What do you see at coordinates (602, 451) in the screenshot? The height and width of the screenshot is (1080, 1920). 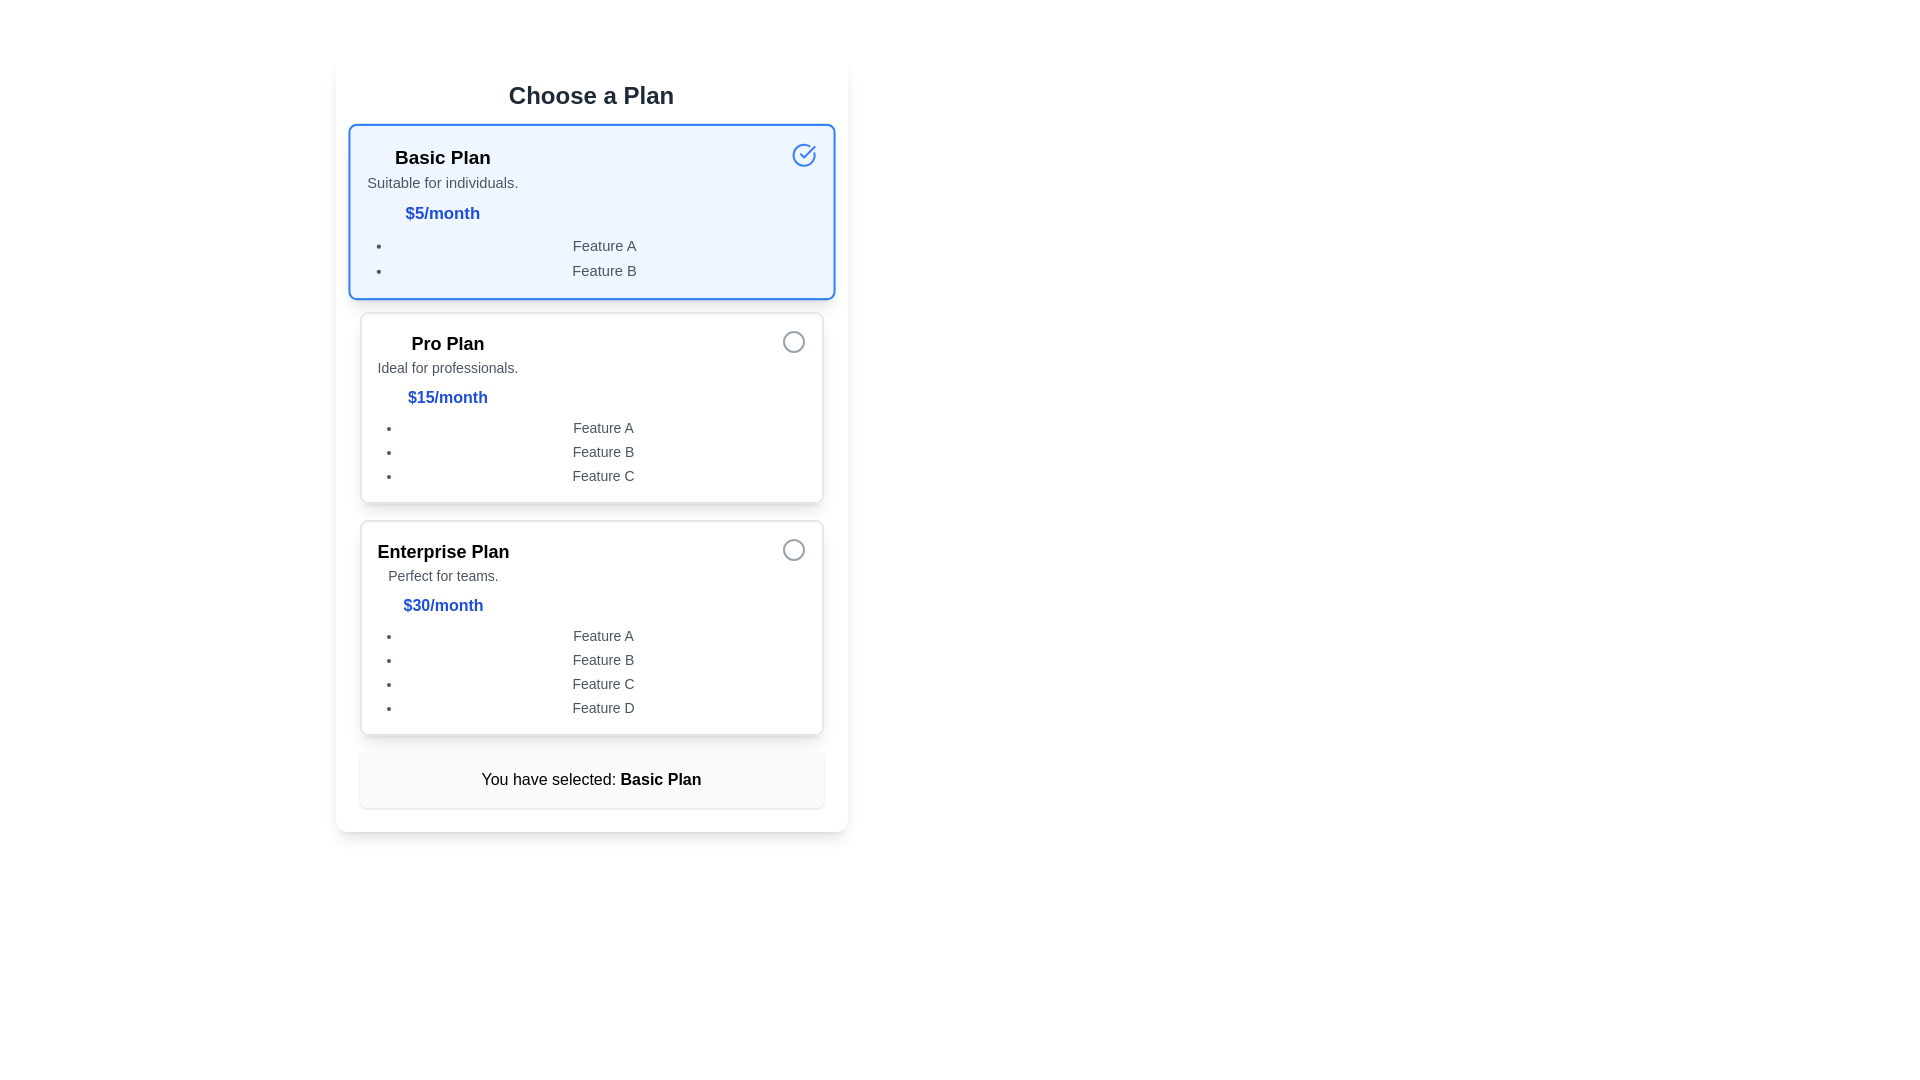 I see `descriptive label for the second feature in the 'Pro Plan' subscription tier, which is part of a vertically arranged bullet-point list within the 'Pro Plan' card` at bounding box center [602, 451].